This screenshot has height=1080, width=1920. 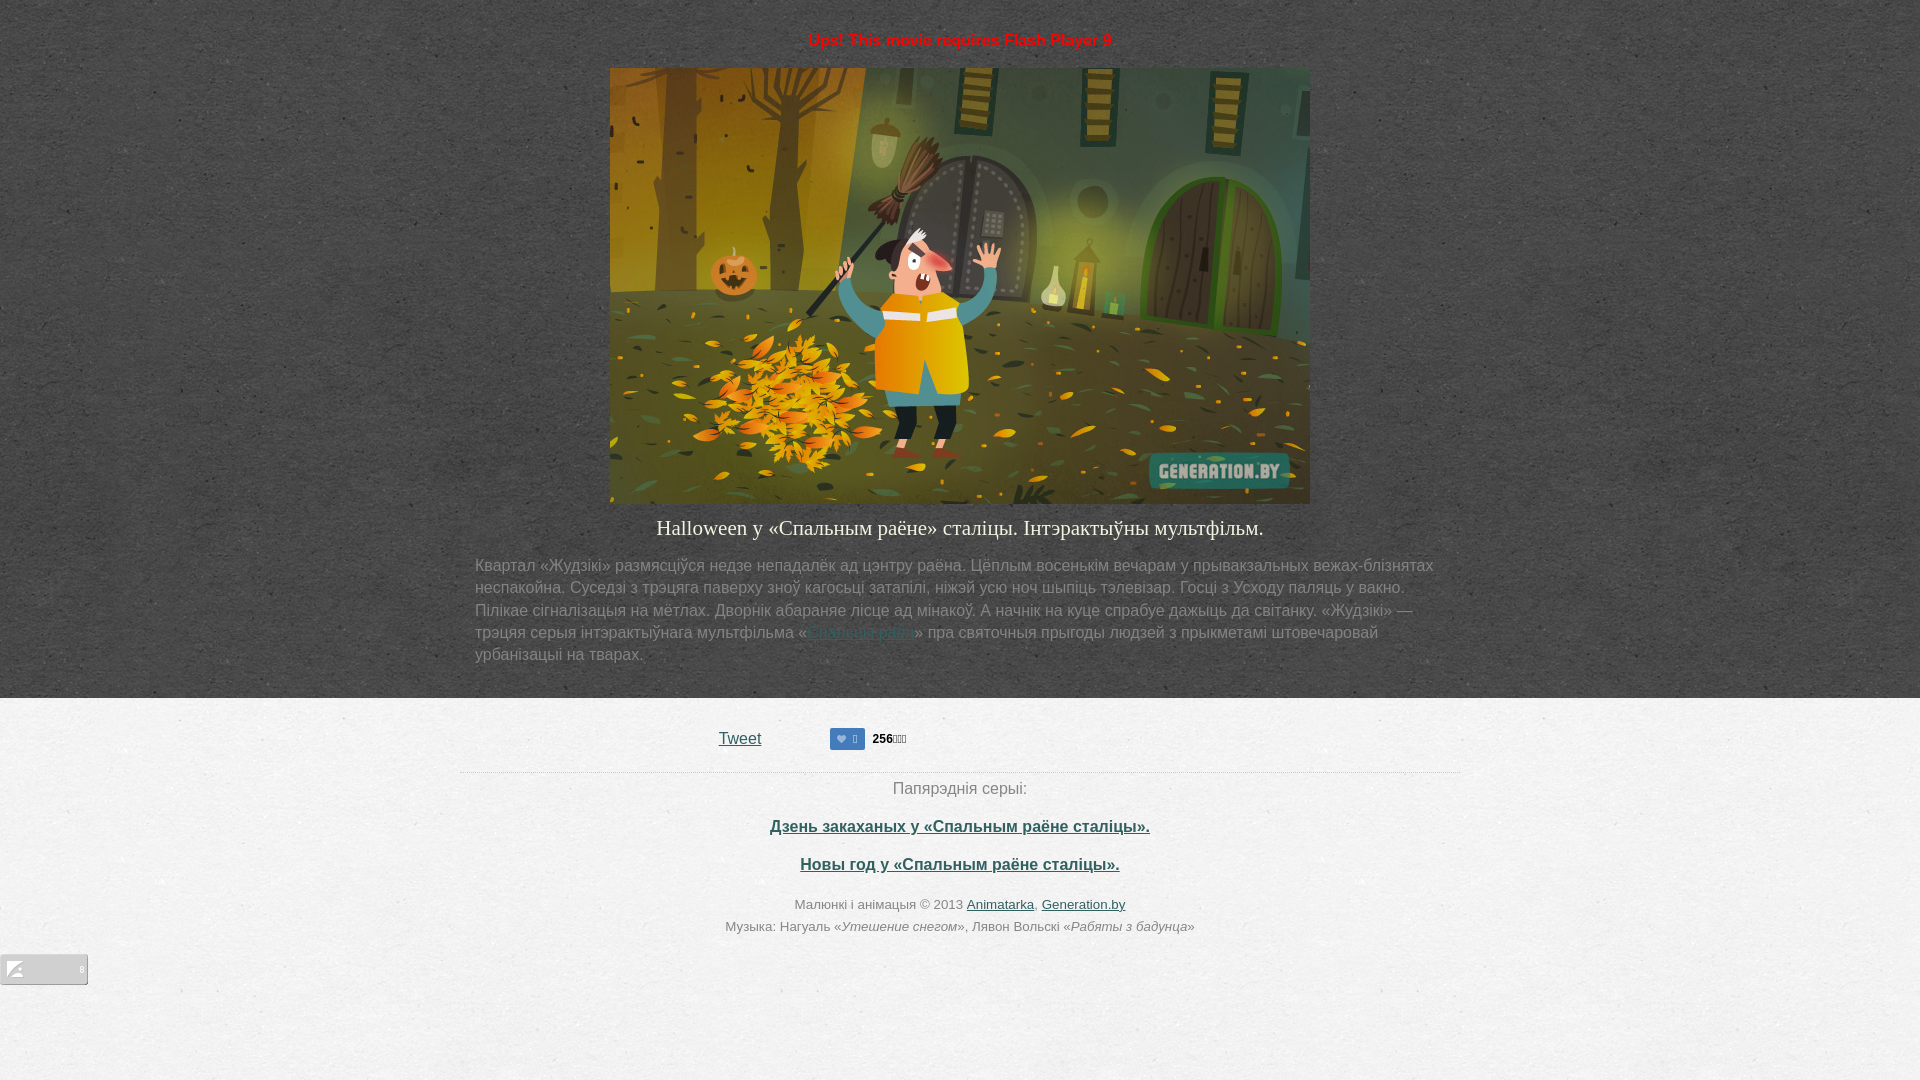 What do you see at coordinates (960, 285) in the screenshot?
I see `'This movie requires Flash Player 9'` at bounding box center [960, 285].